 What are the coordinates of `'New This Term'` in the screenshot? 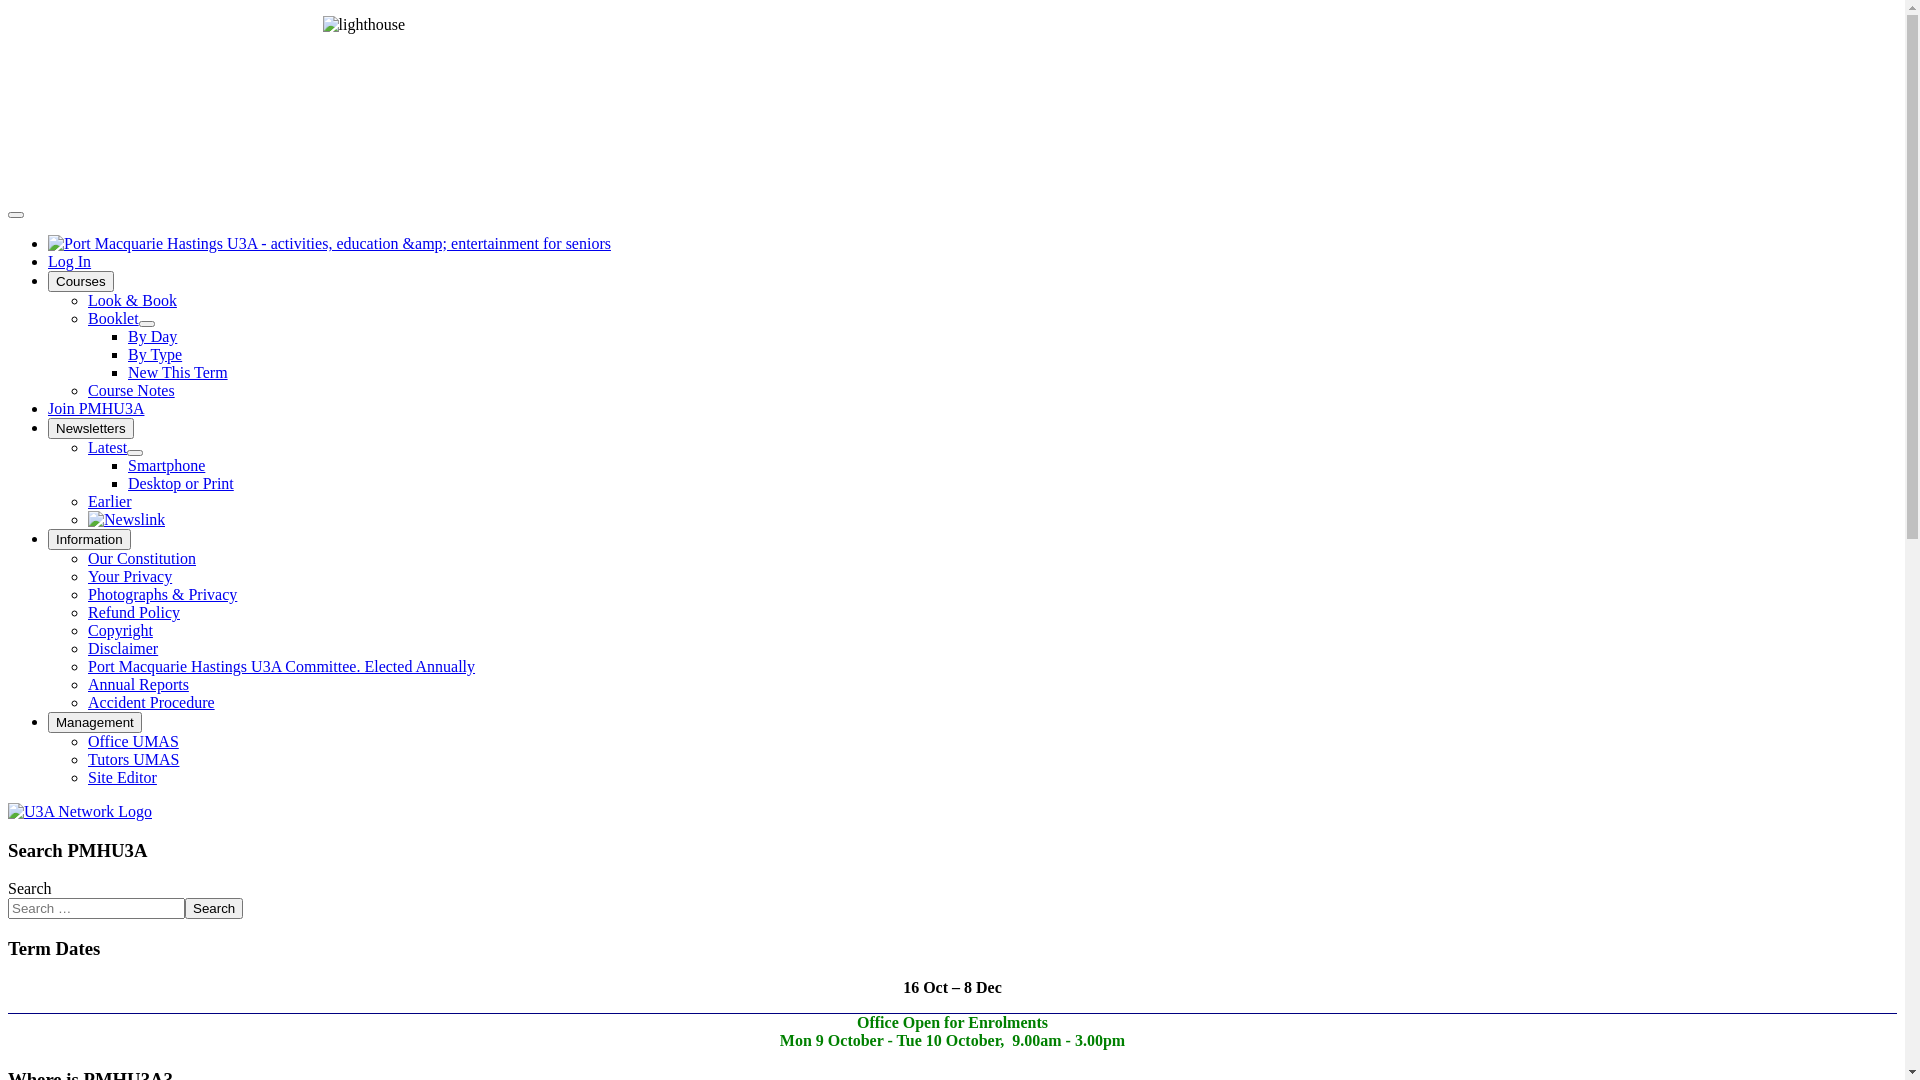 It's located at (177, 372).